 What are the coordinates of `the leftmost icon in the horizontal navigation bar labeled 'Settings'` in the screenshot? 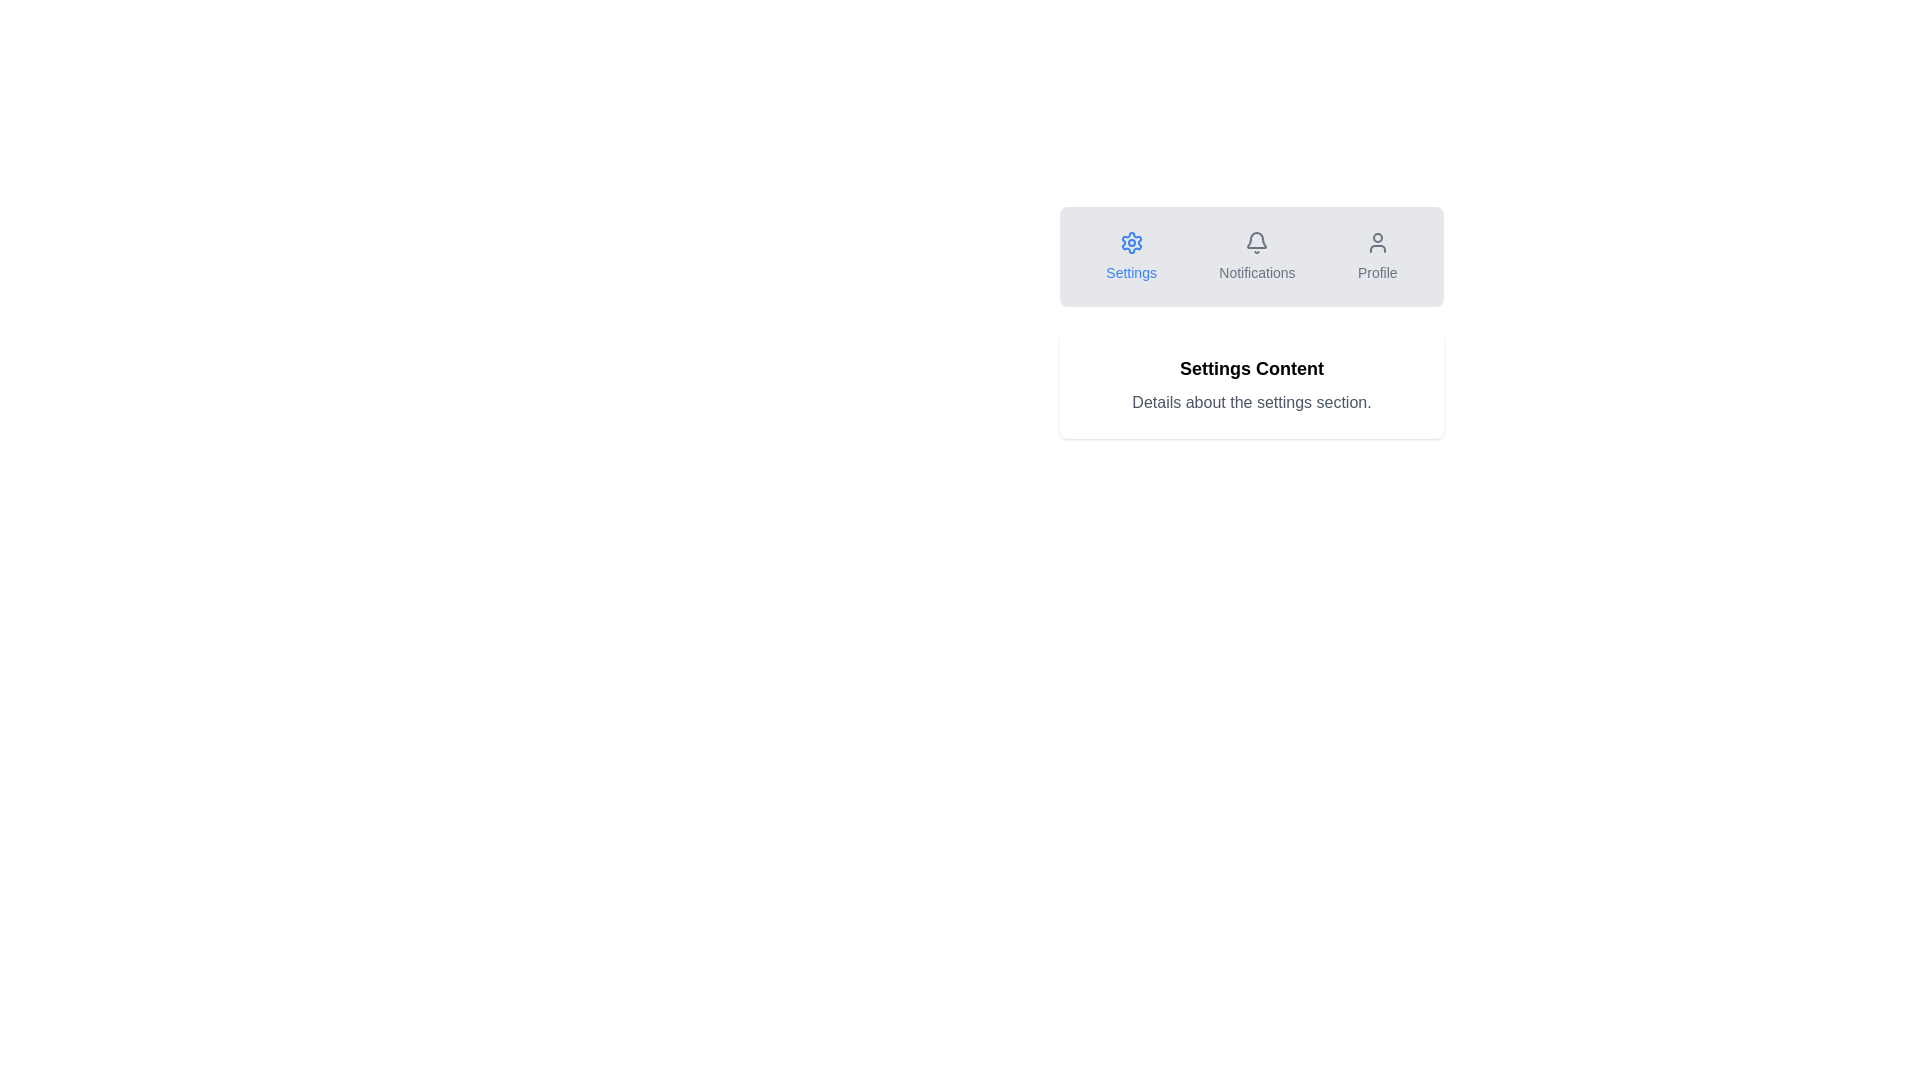 It's located at (1131, 242).